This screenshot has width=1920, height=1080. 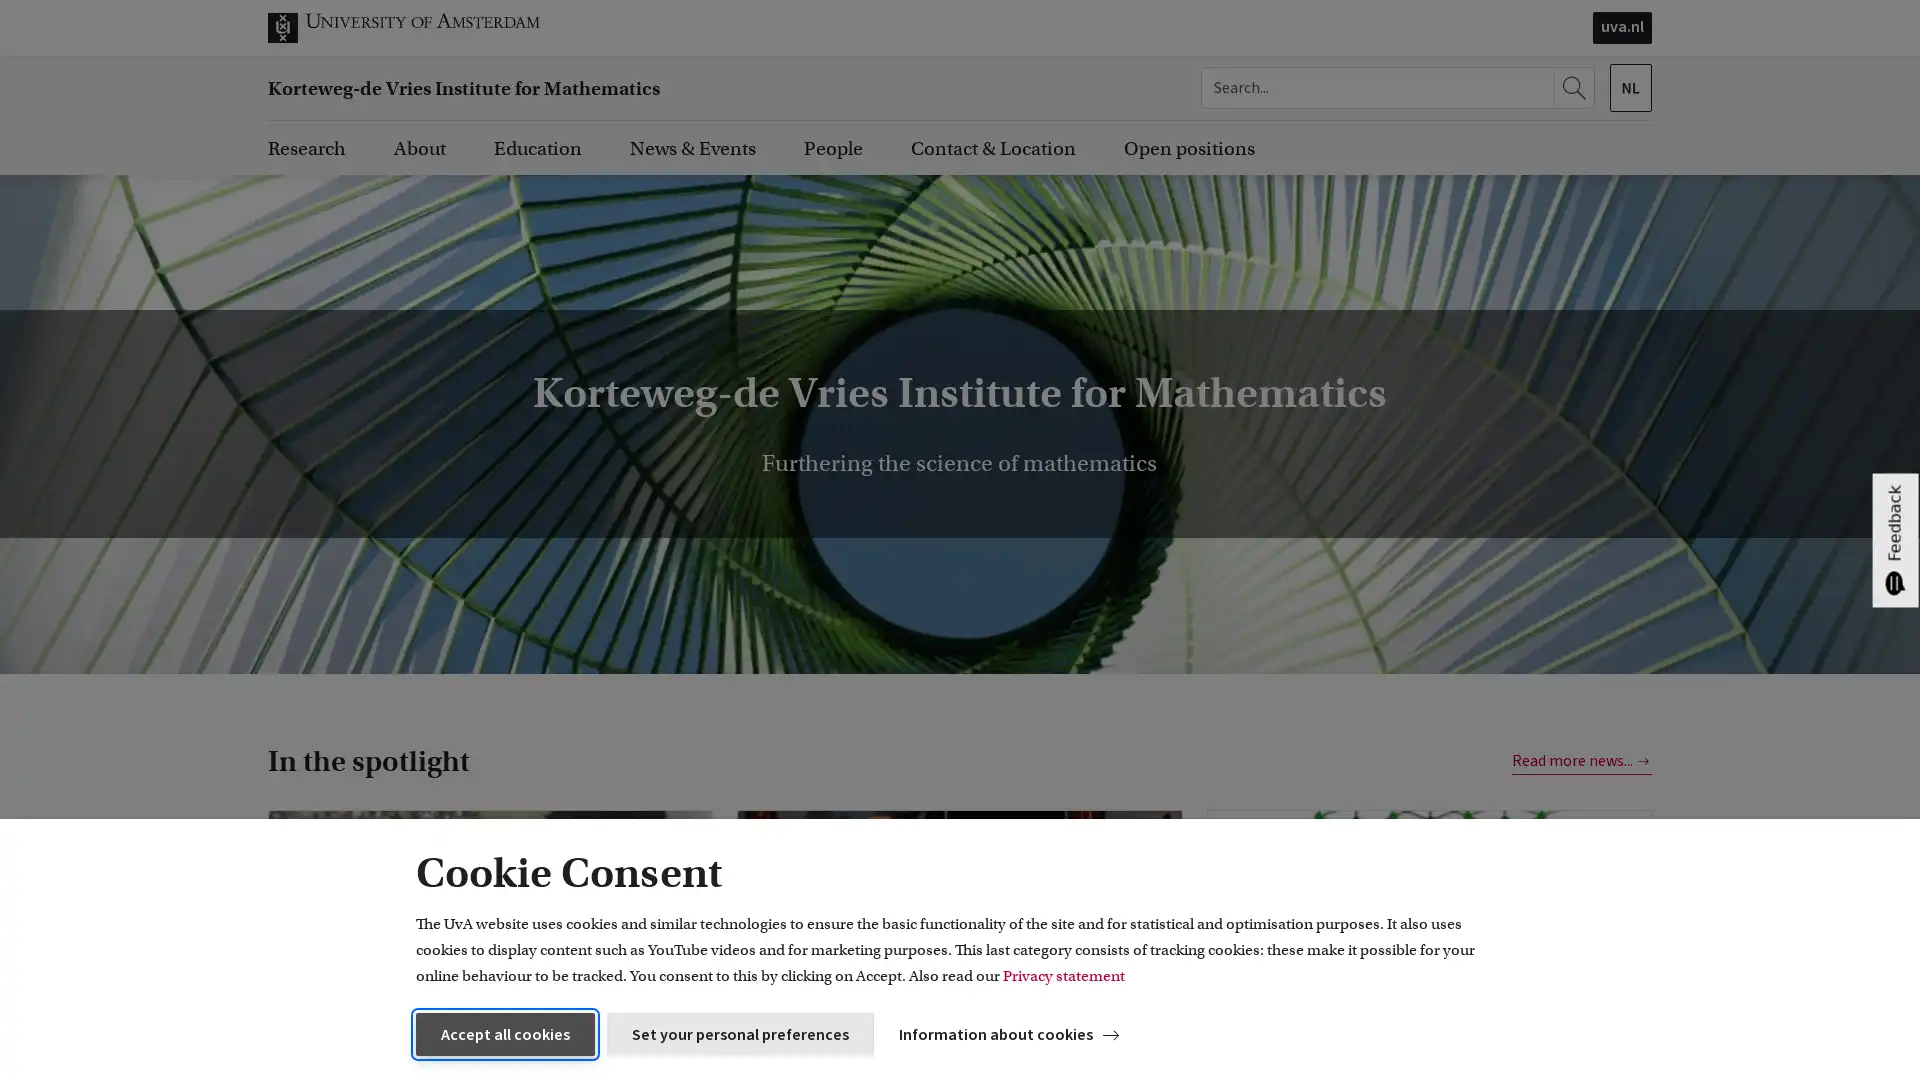 I want to click on Information about cookies, so click(x=1012, y=1034).